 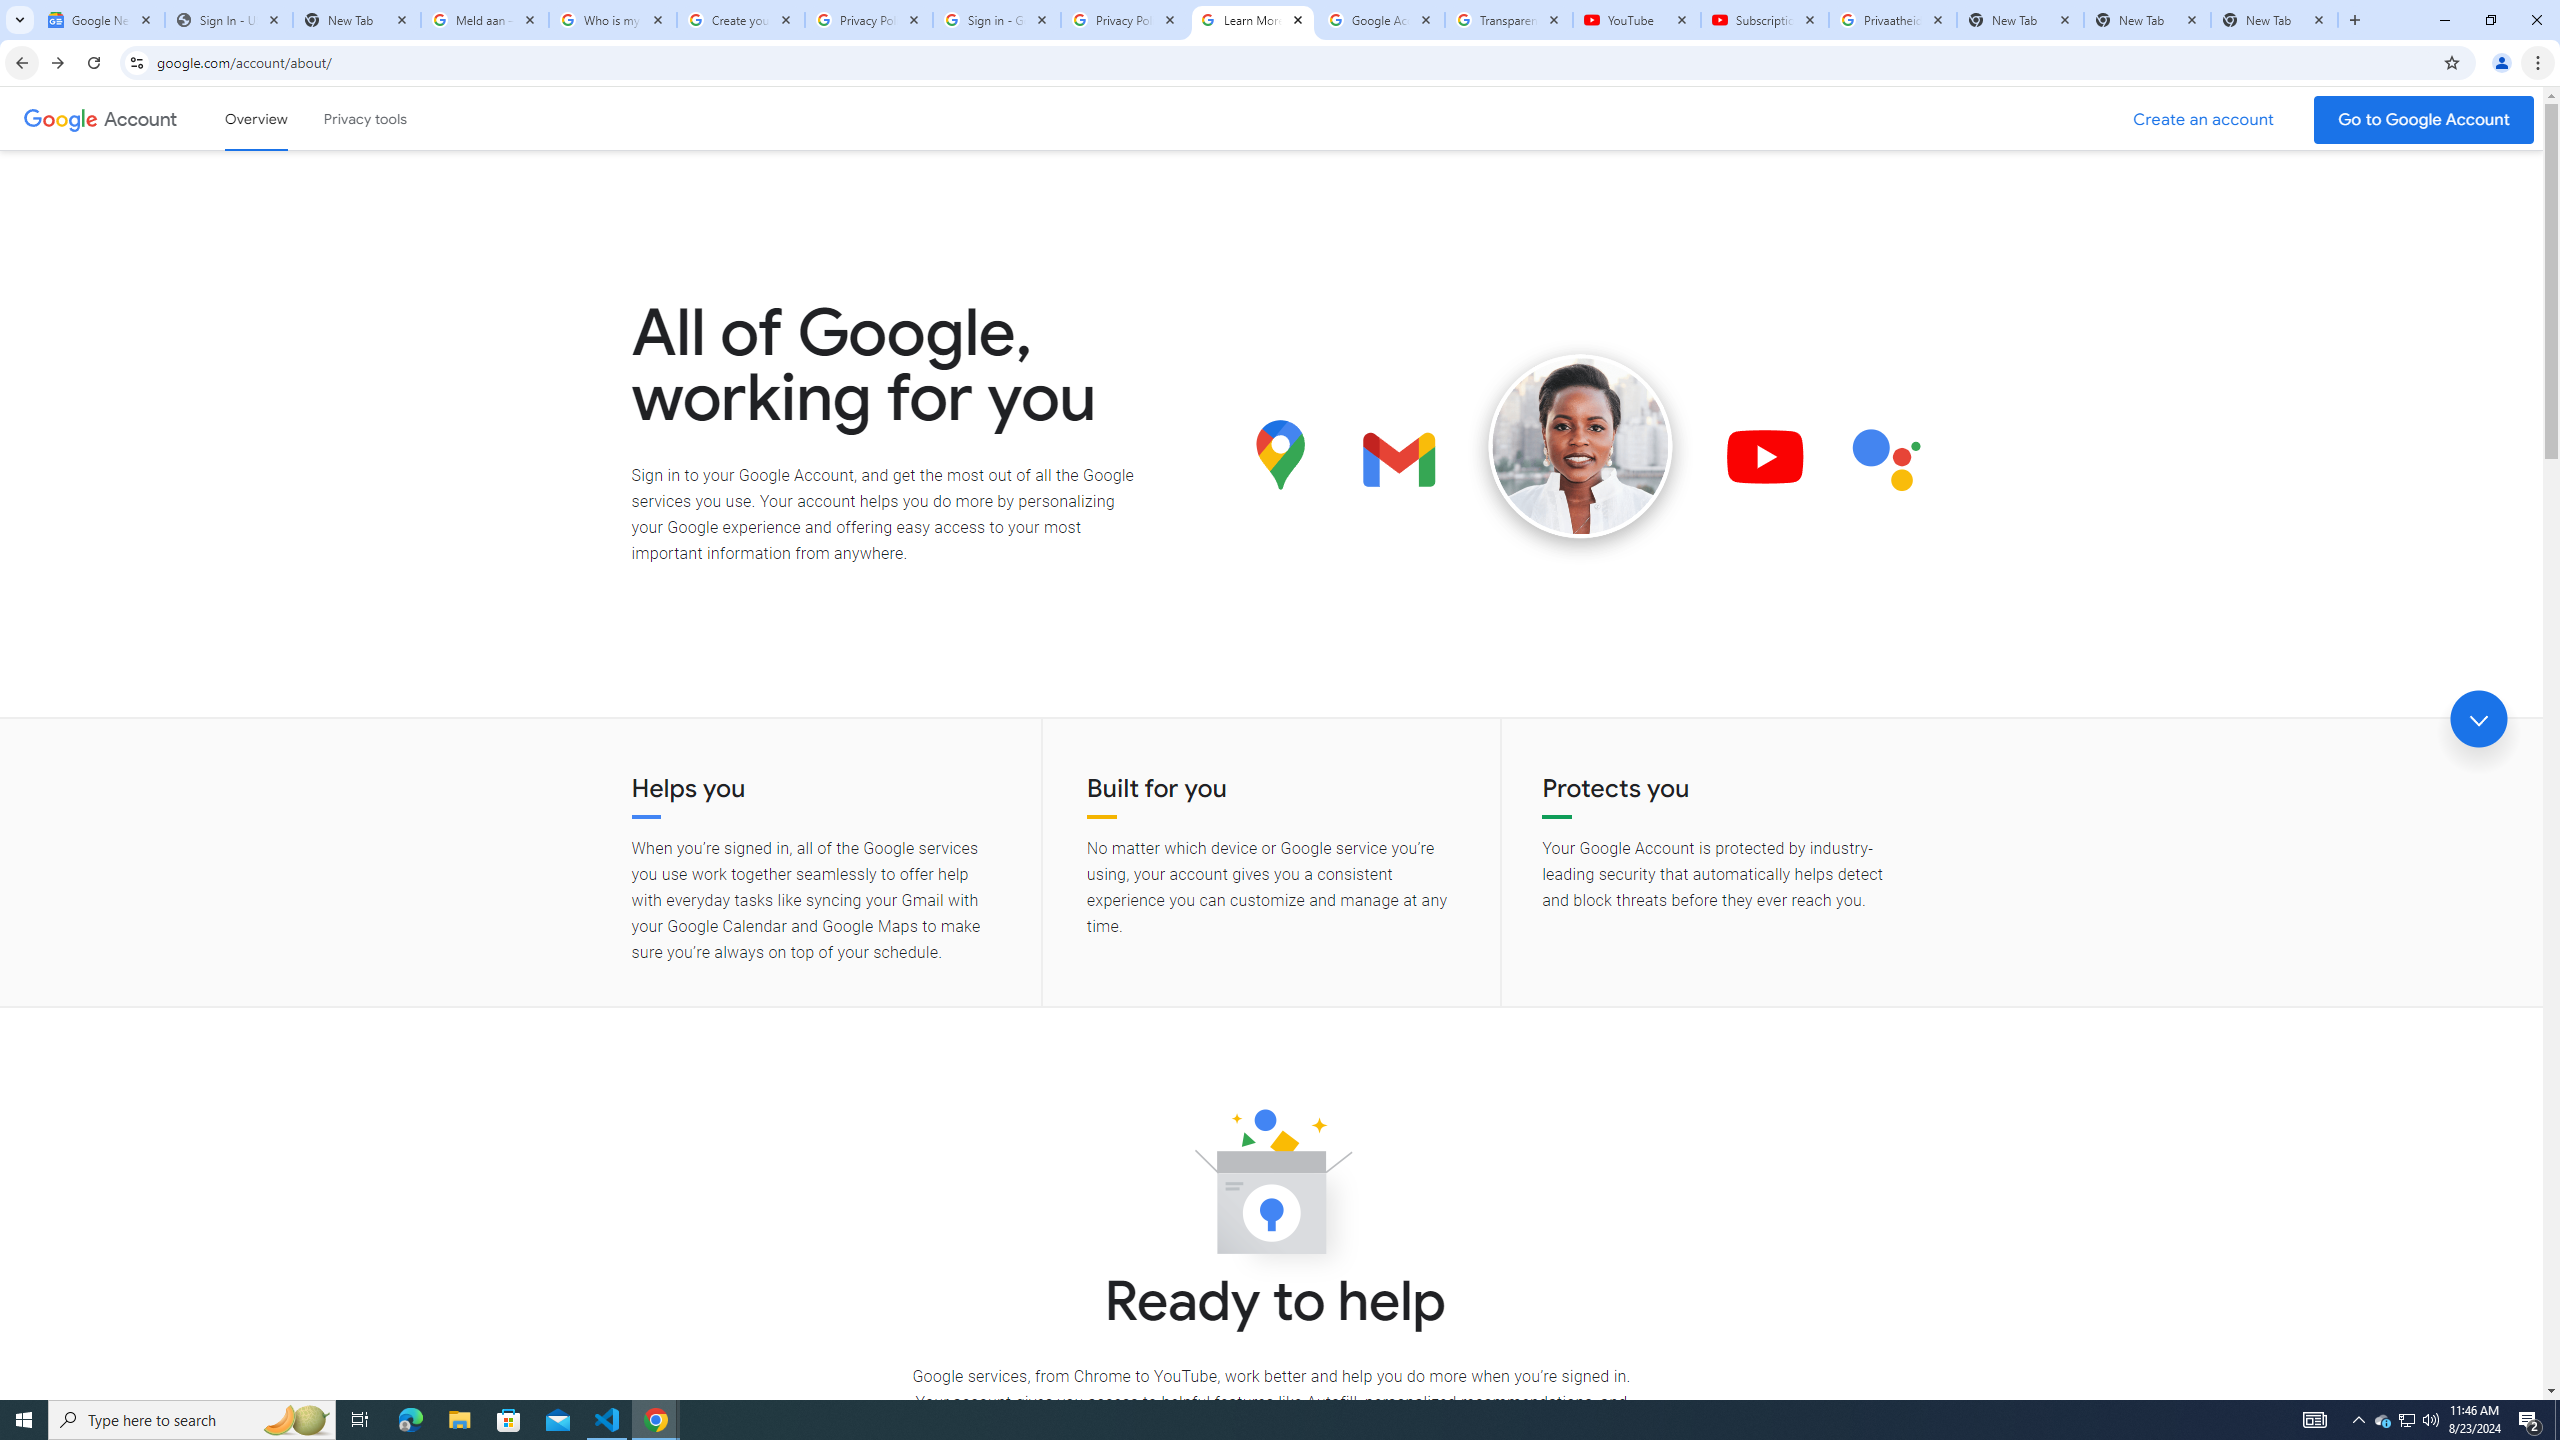 I want to click on 'Google Account', so click(x=142, y=118).